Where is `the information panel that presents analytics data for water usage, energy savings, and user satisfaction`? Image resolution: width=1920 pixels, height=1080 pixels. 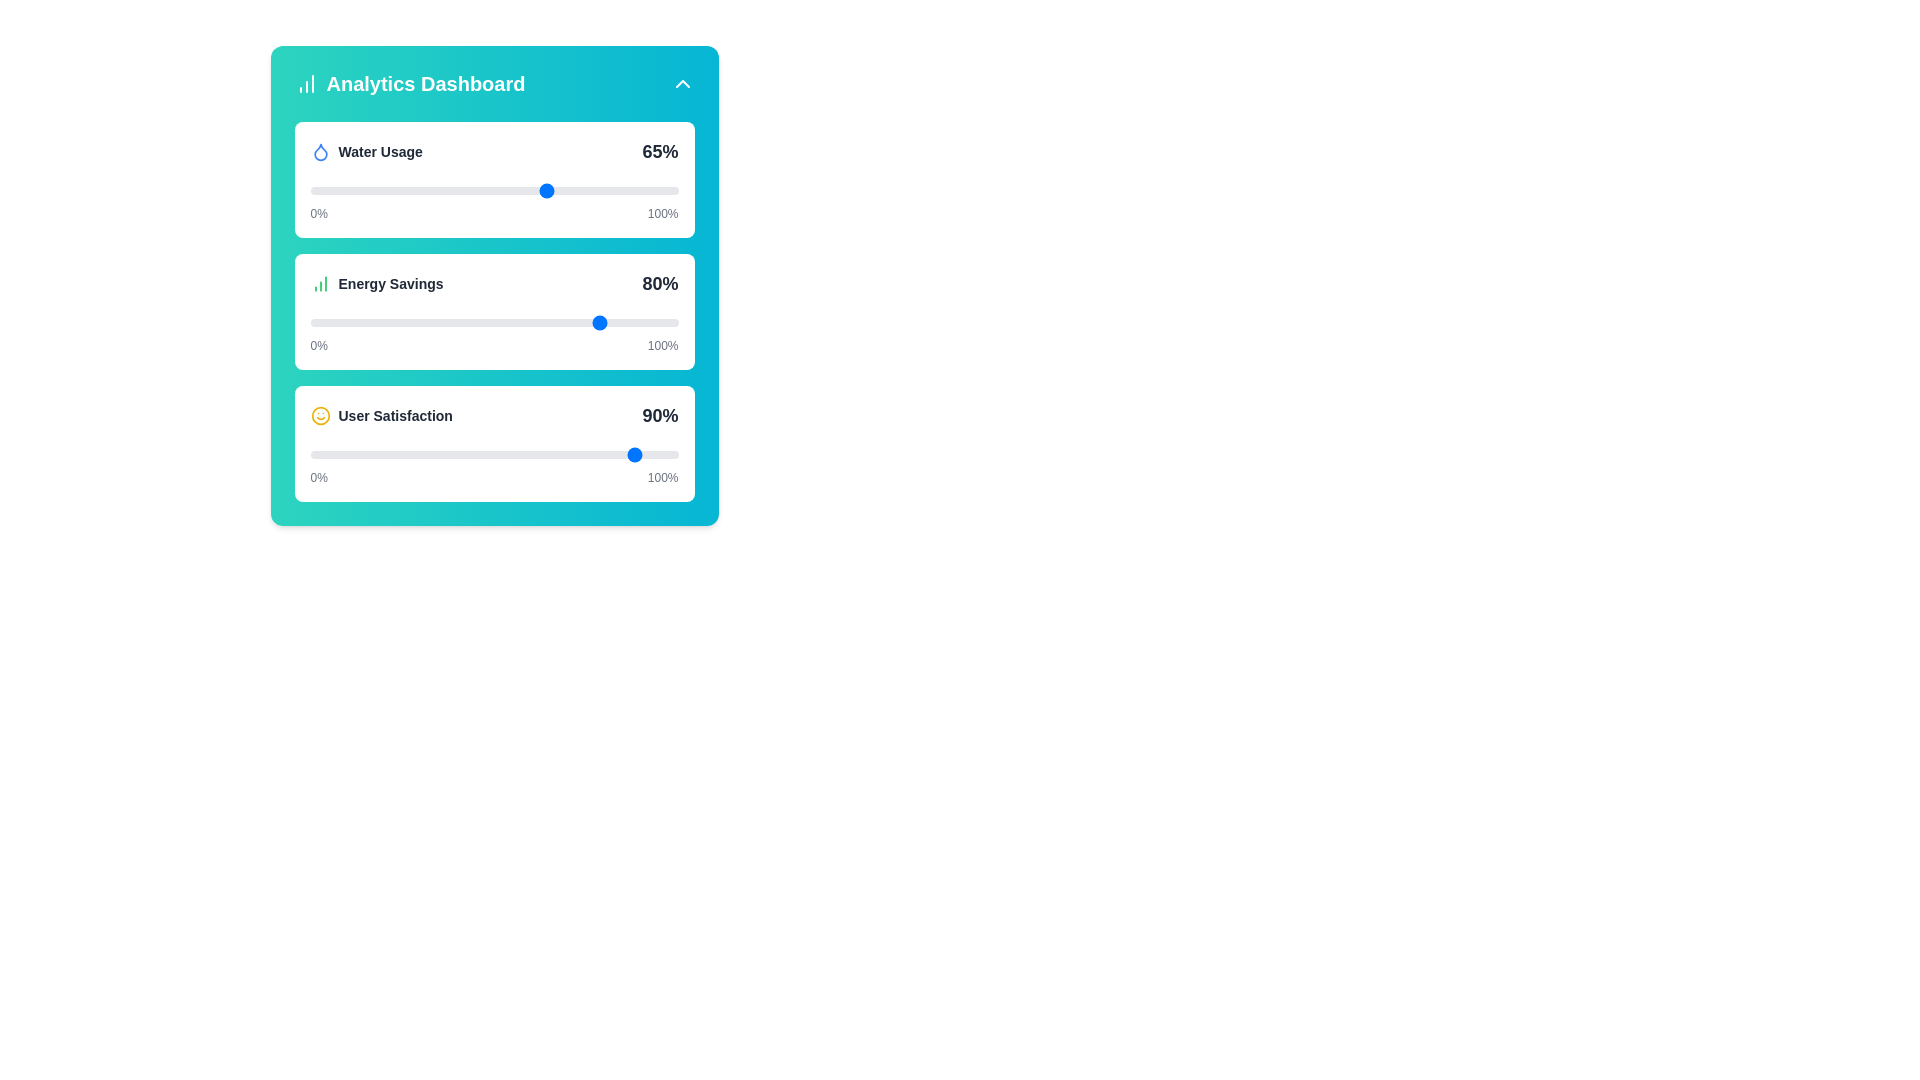
the information panel that presents analytics data for water usage, energy savings, and user satisfaction is located at coordinates (494, 285).